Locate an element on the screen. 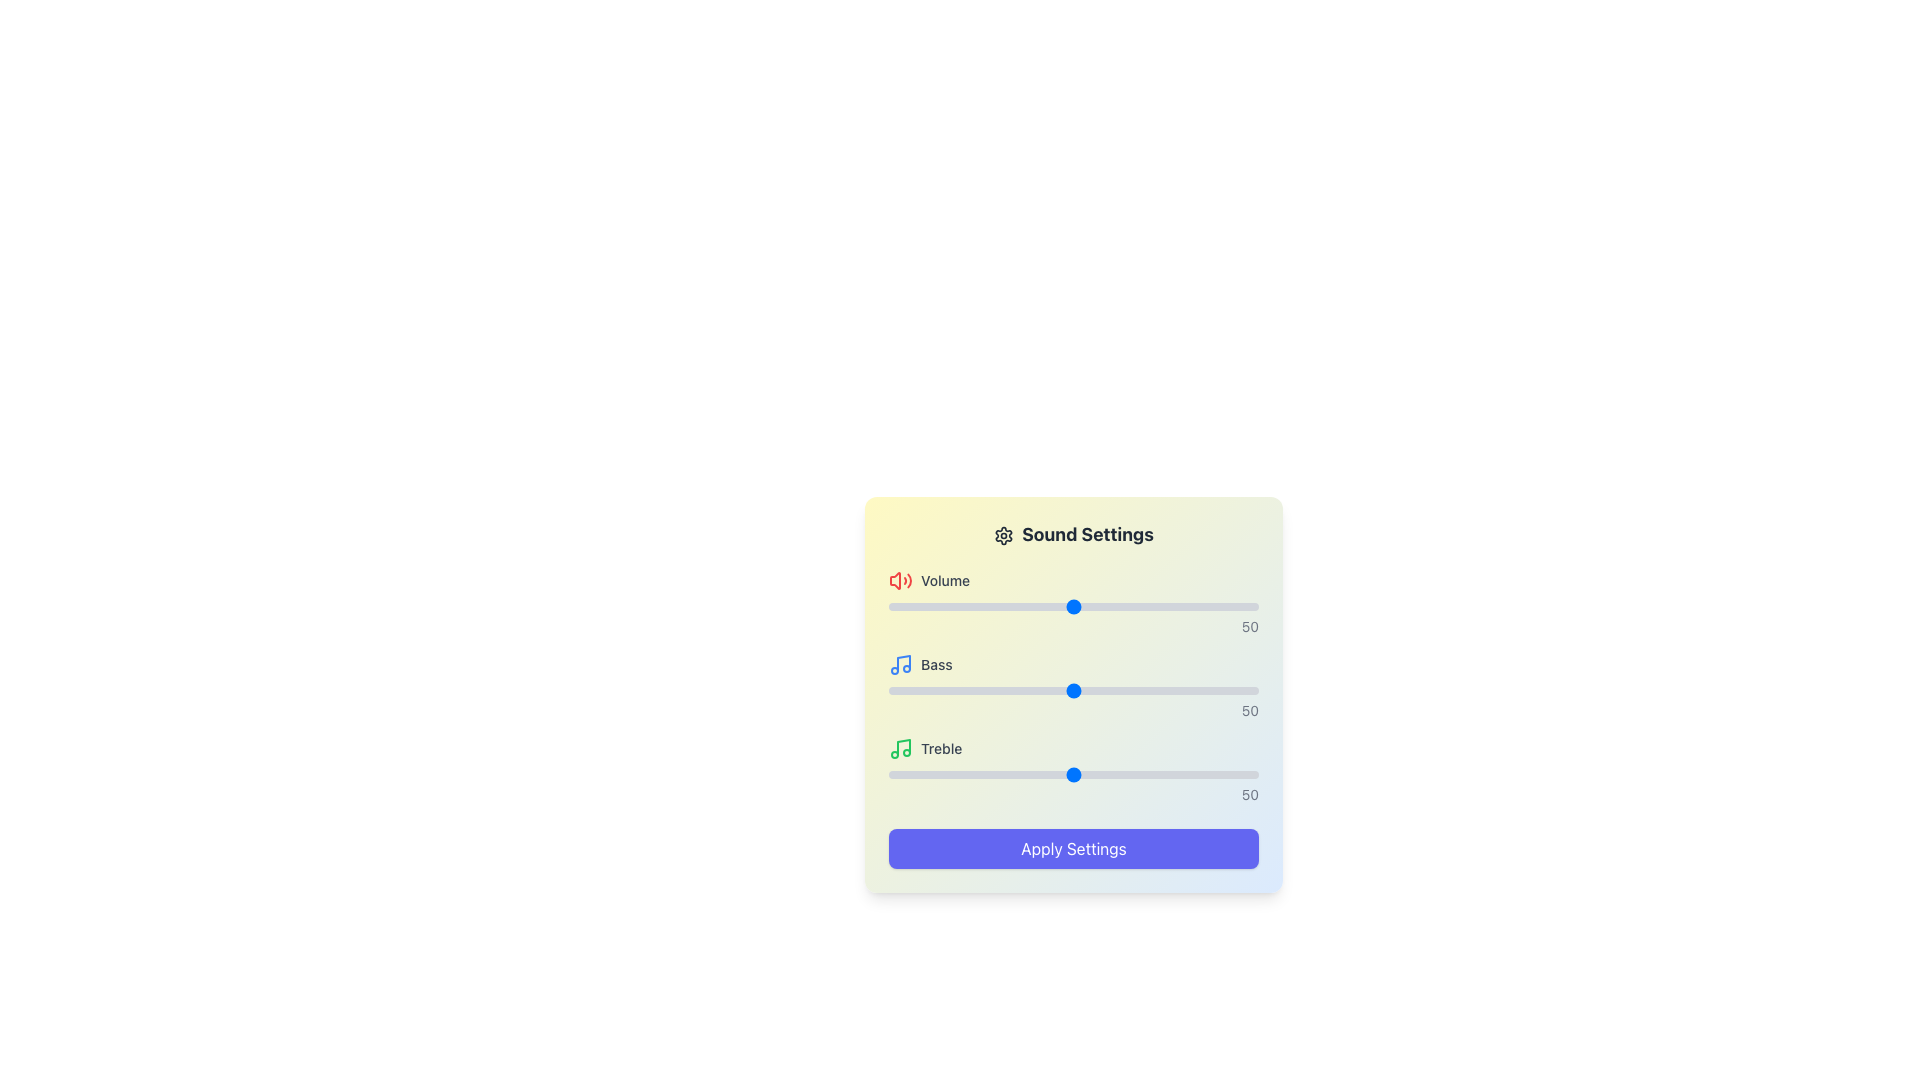  the handle of the 'Bass' slider control is located at coordinates (1073, 689).